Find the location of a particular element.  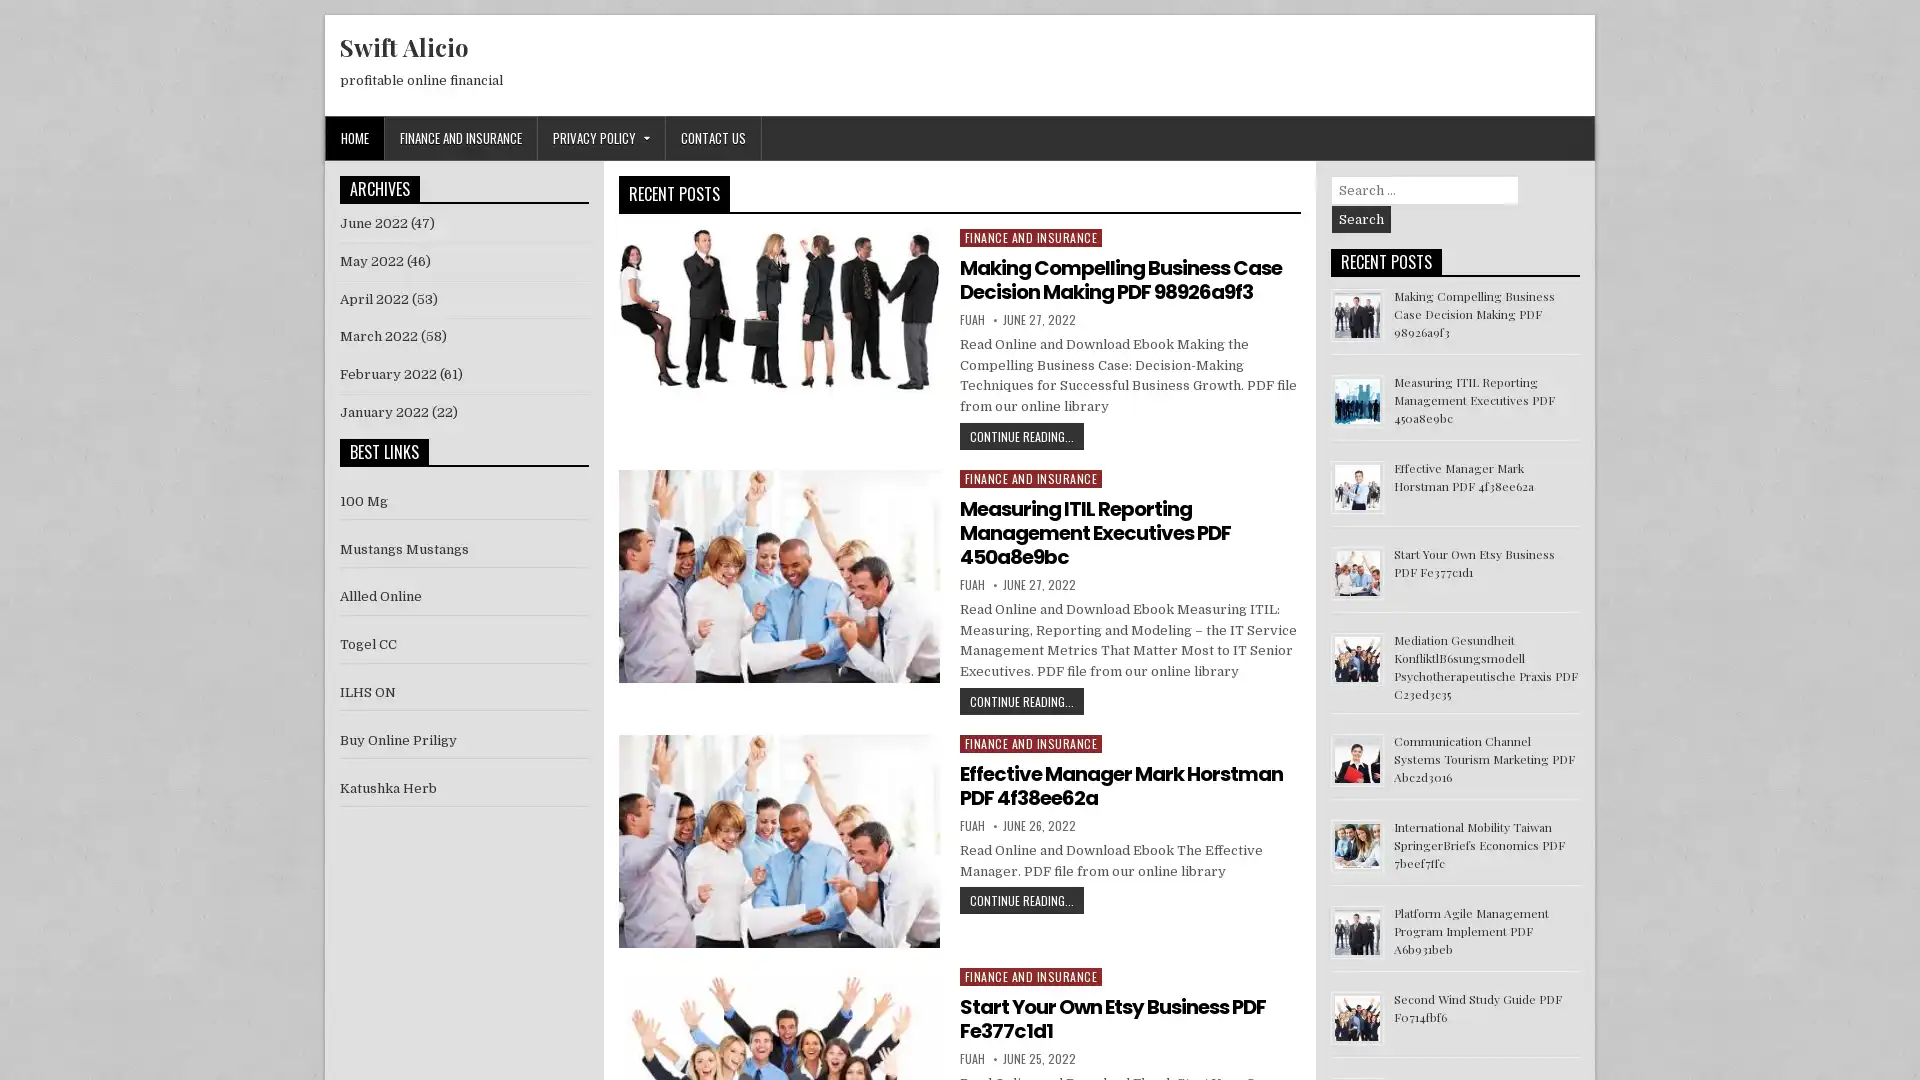

Search is located at coordinates (1360, 219).